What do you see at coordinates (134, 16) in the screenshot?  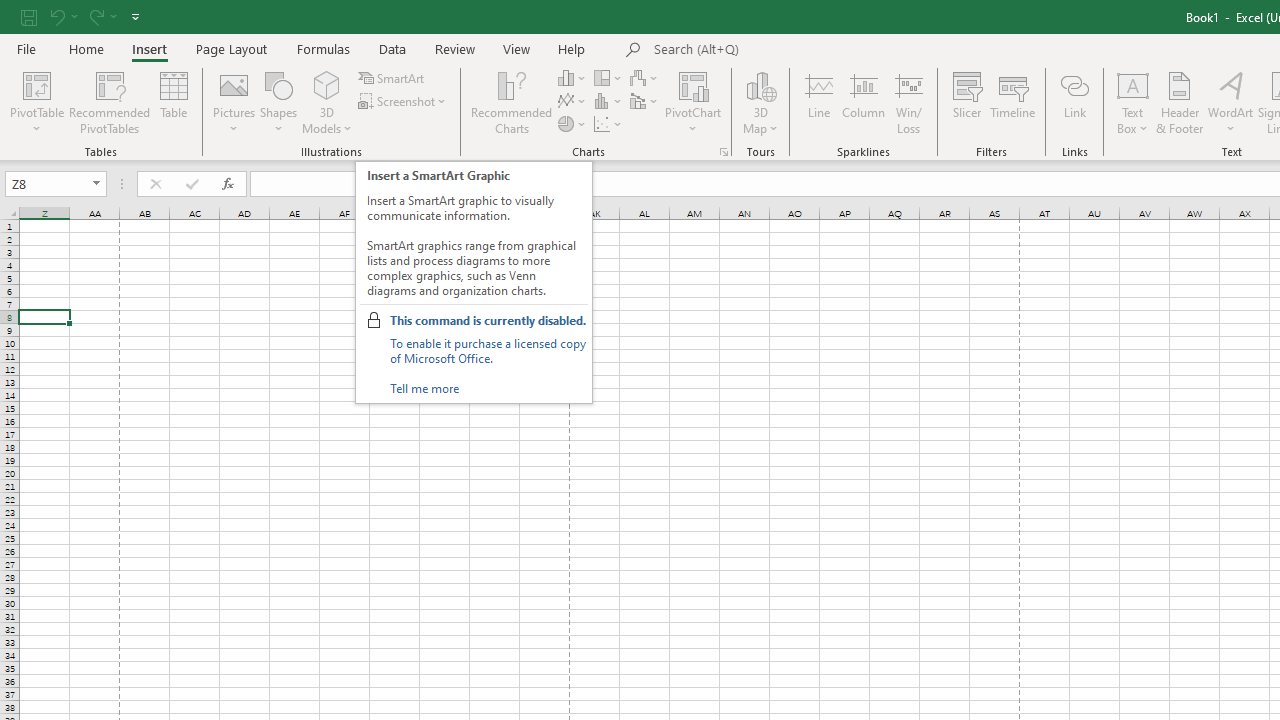 I see `'Customize Quick Access Toolbar'` at bounding box center [134, 16].